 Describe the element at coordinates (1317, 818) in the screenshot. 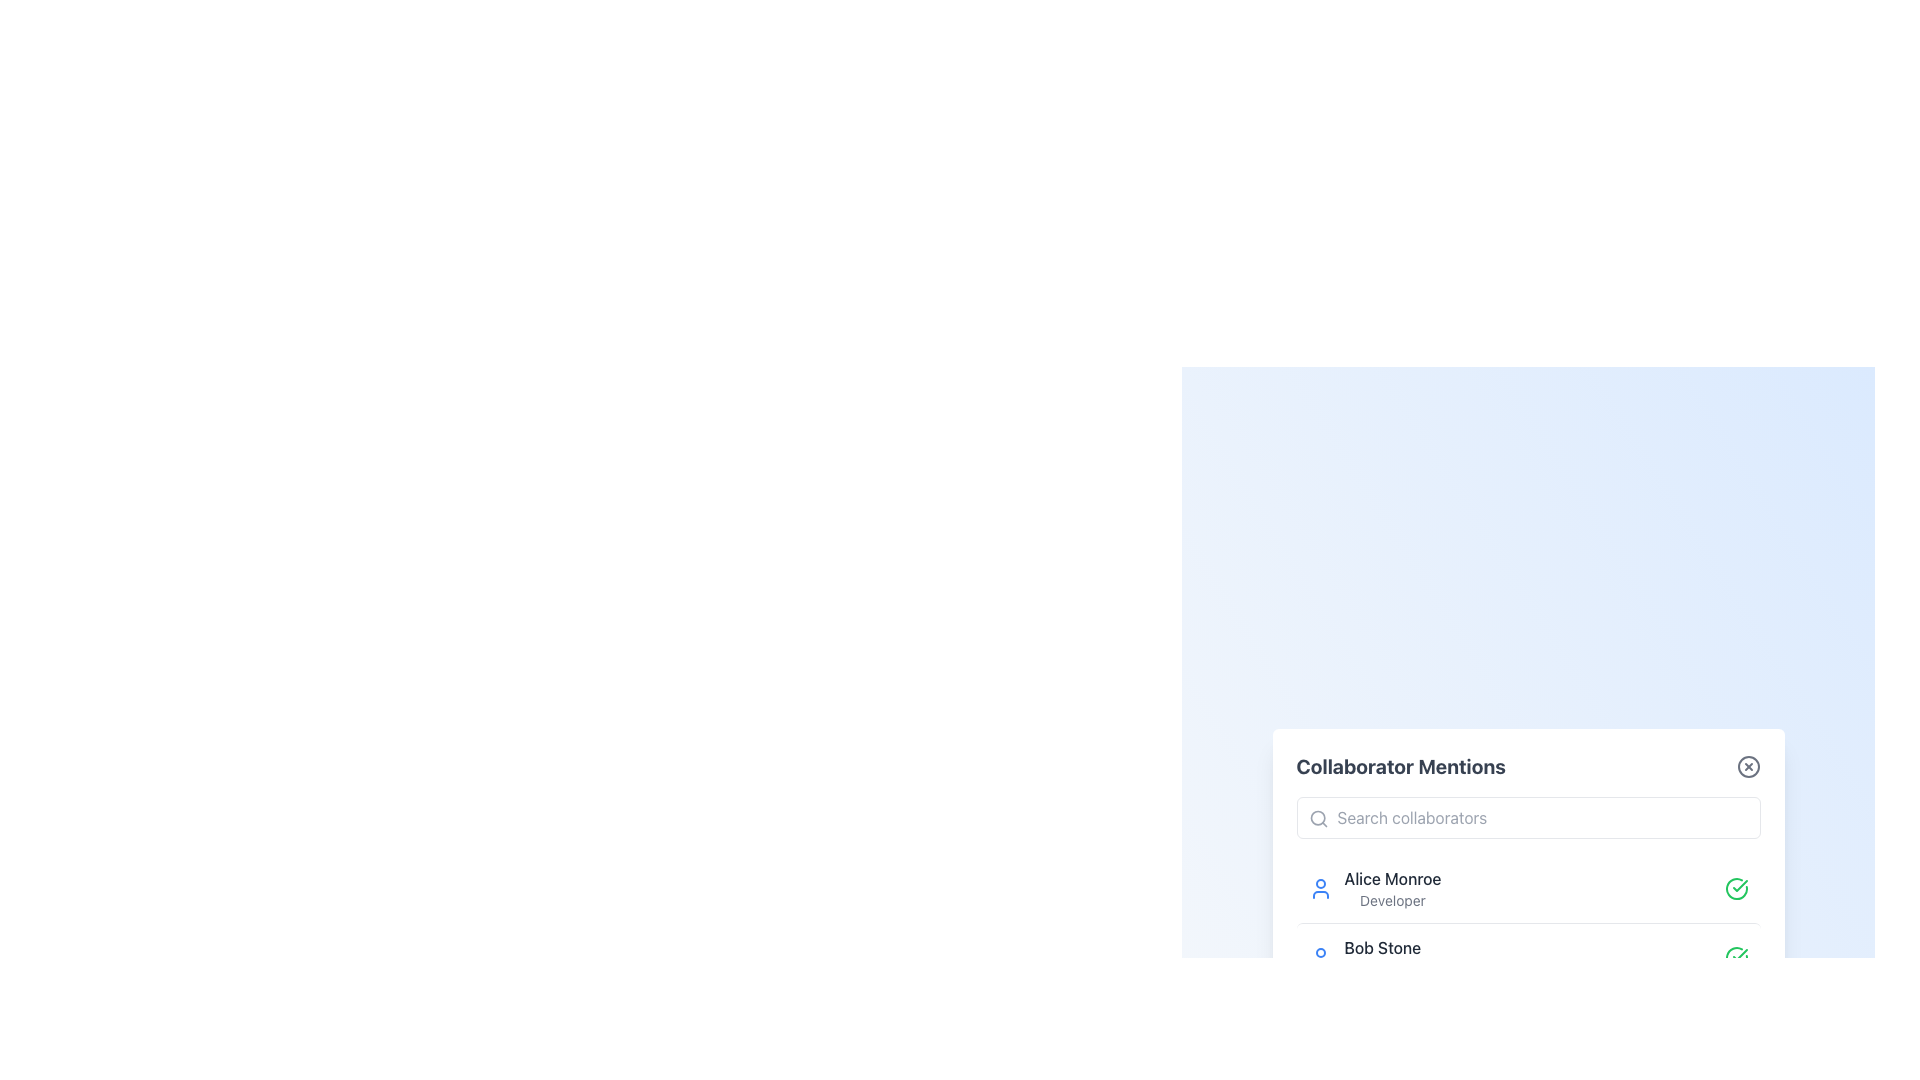

I see `the circular icon component of the search icon located next to the 'Search collaborators' text input field in the 'Collaborator Mentions' panel` at that location.